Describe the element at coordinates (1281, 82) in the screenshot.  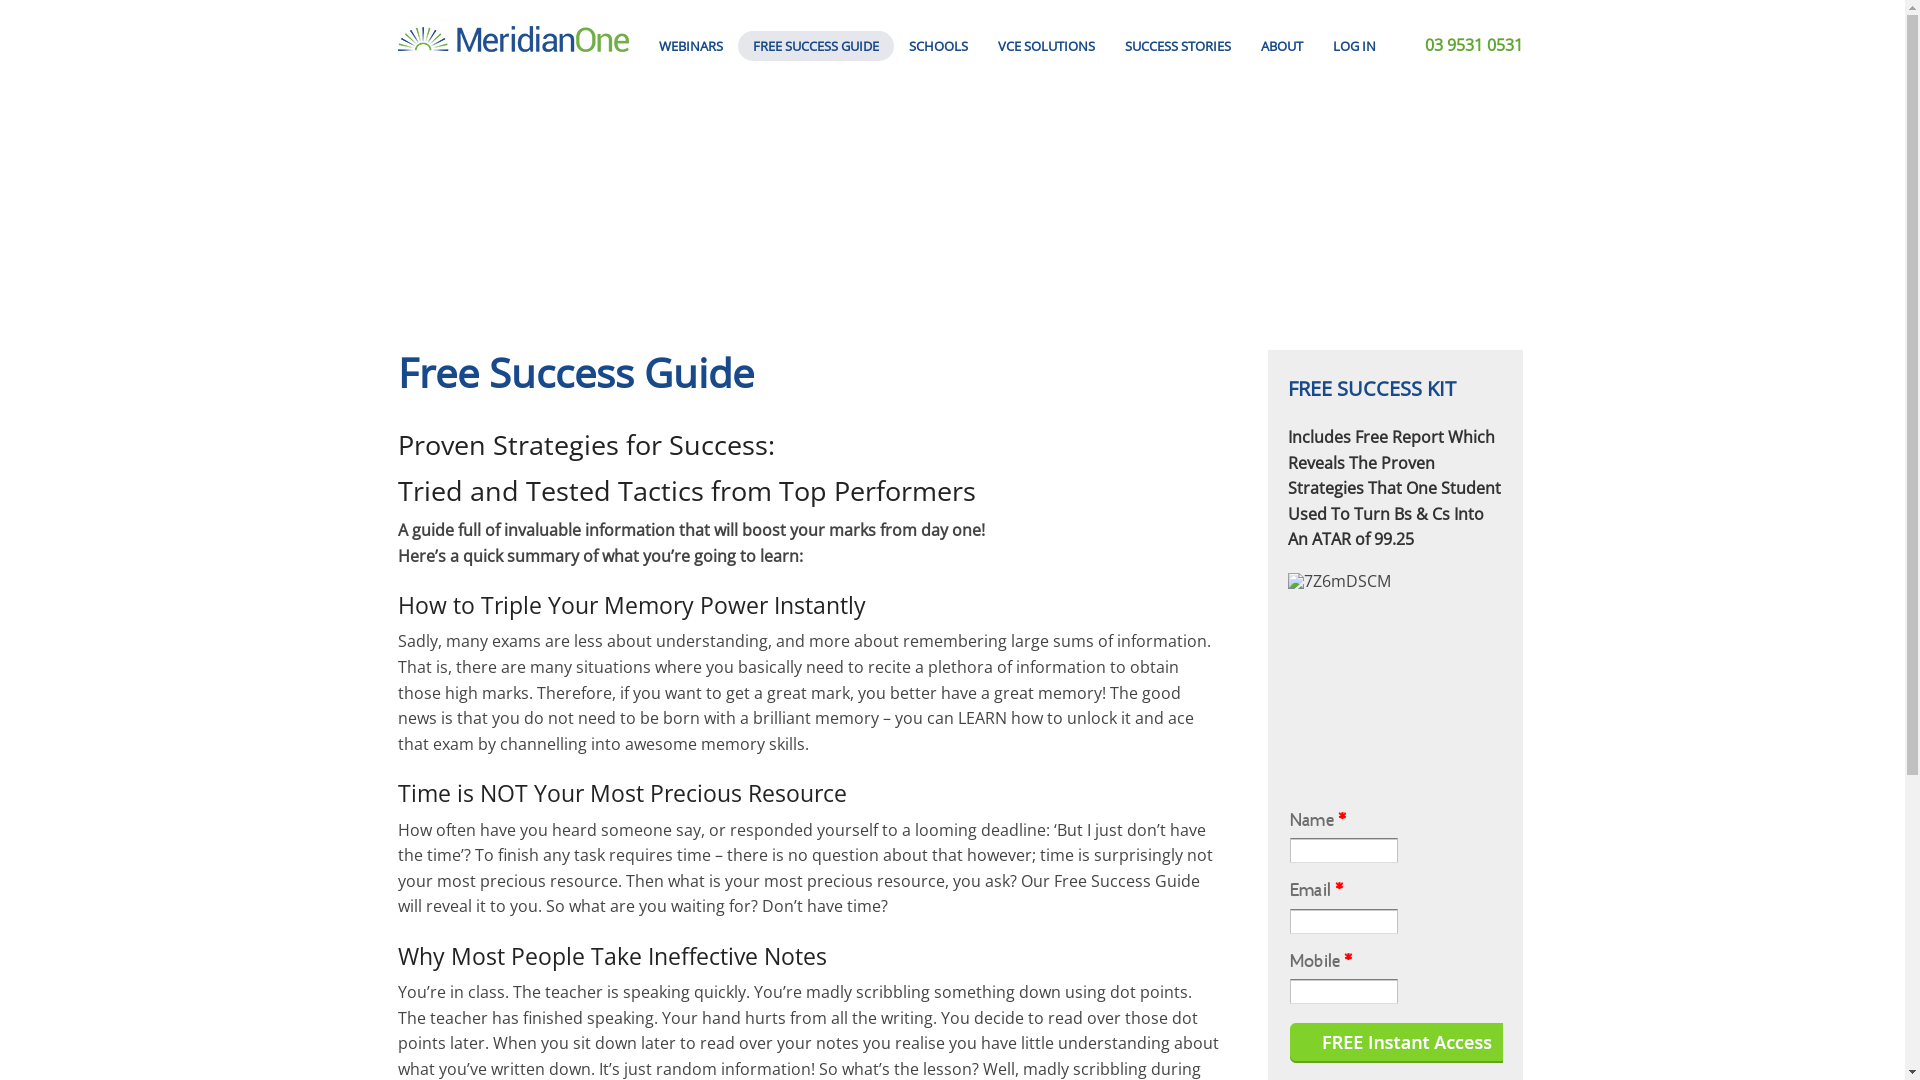
I see `'ABOUT US'` at that location.